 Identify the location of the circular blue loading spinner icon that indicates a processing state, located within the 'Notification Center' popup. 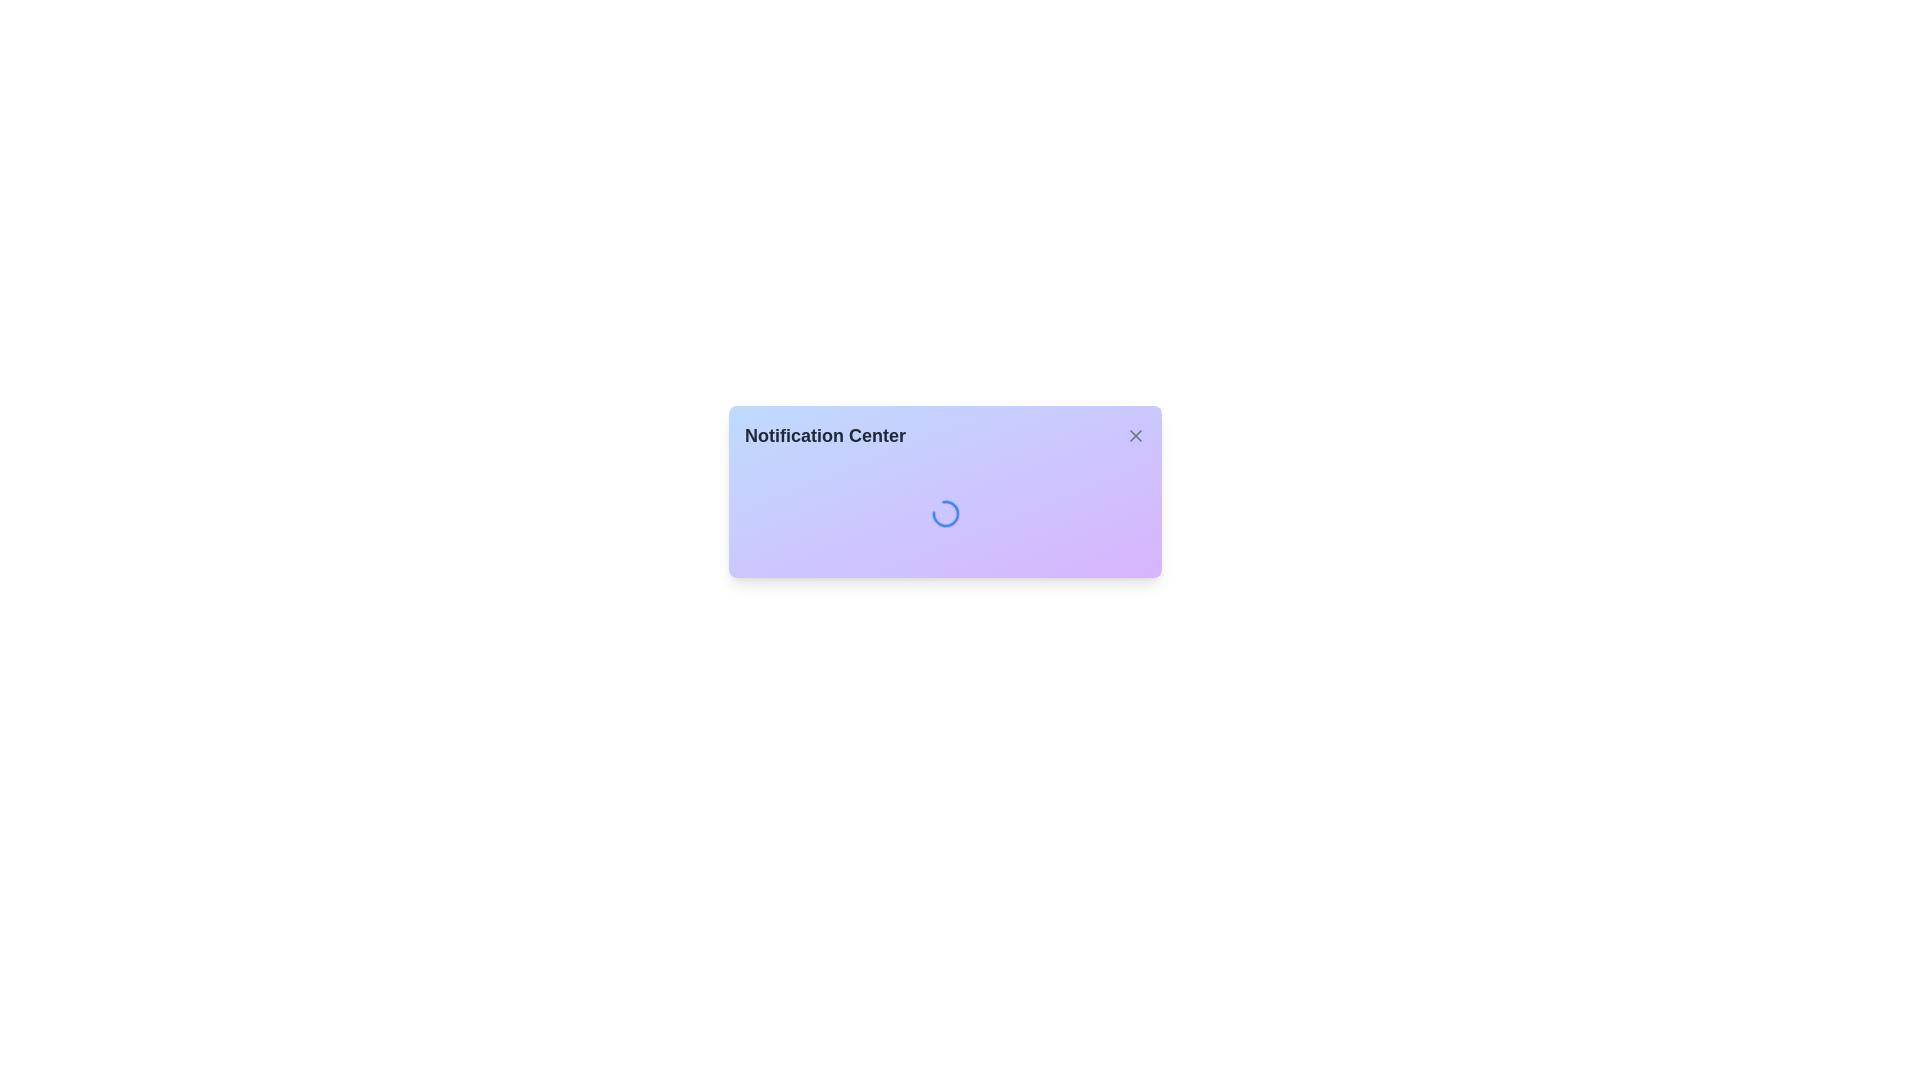
(944, 512).